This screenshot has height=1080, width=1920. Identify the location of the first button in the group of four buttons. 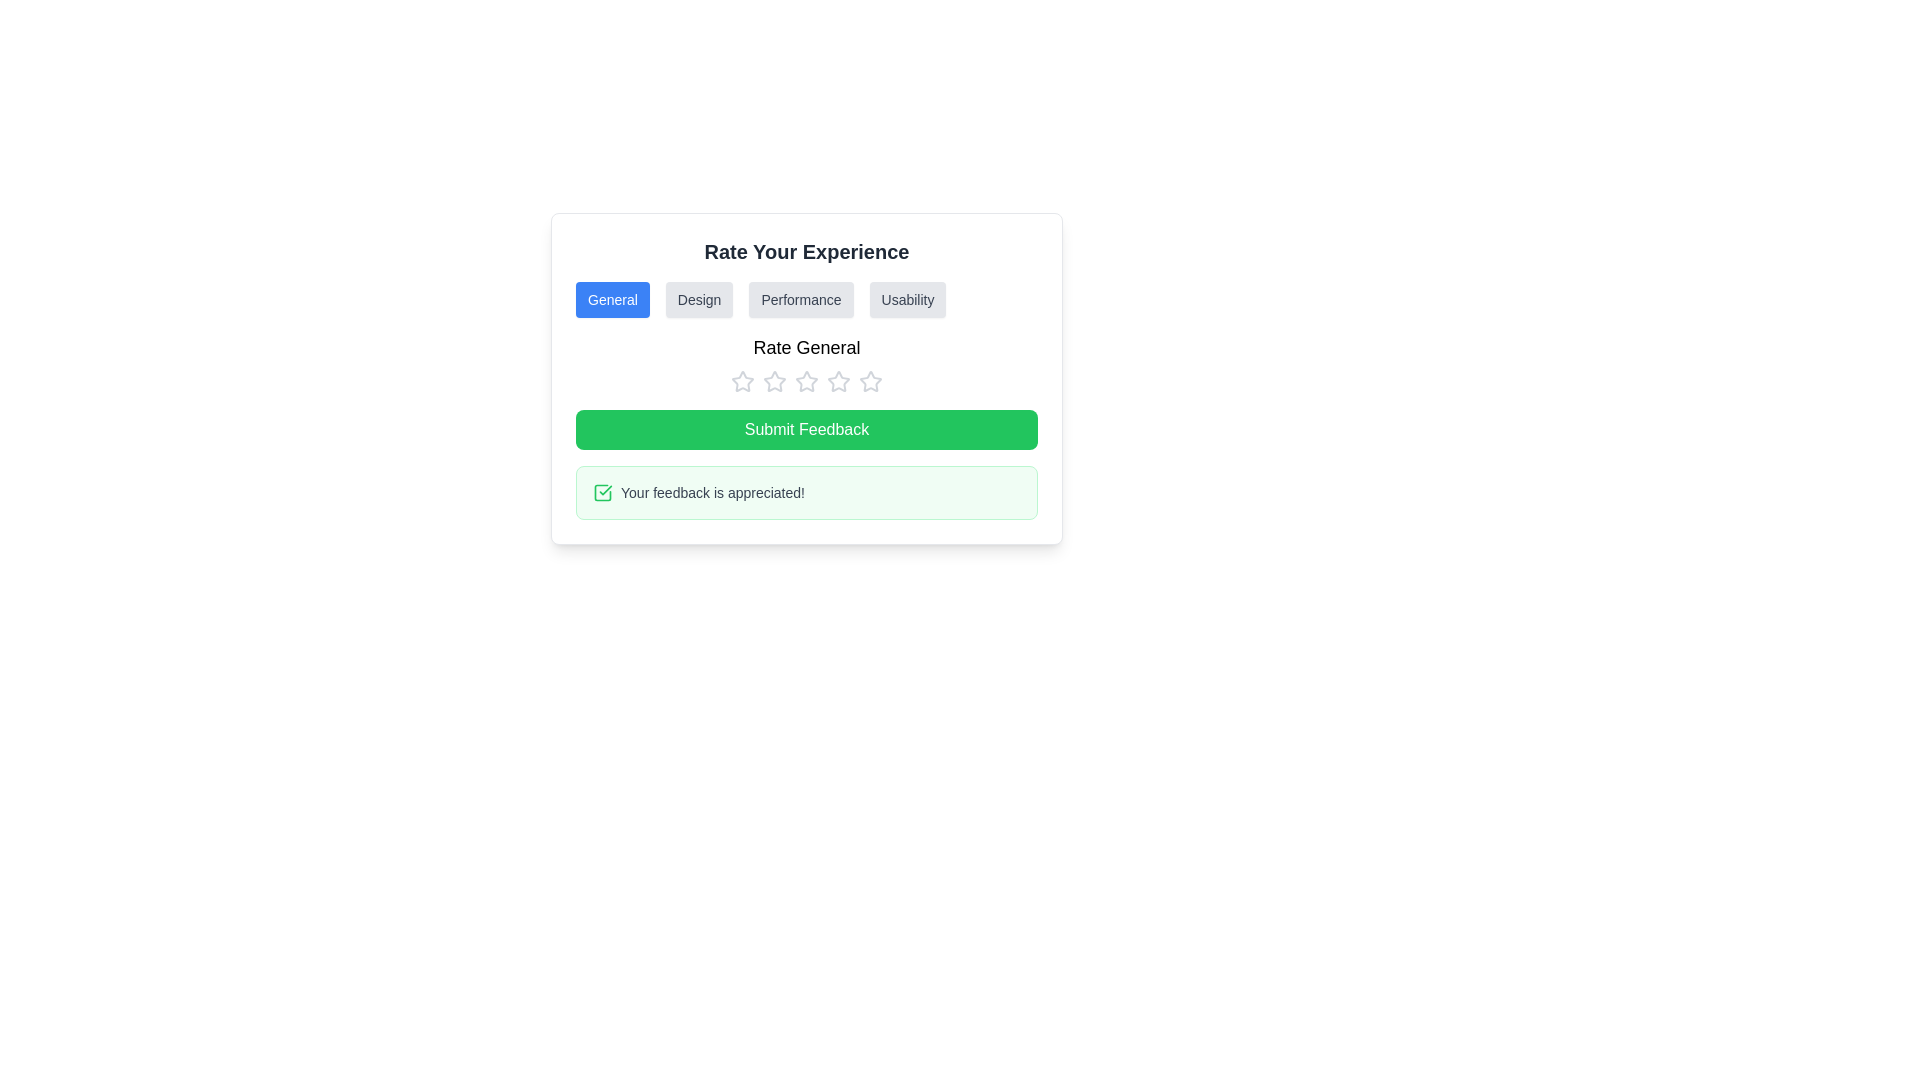
(611, 300).